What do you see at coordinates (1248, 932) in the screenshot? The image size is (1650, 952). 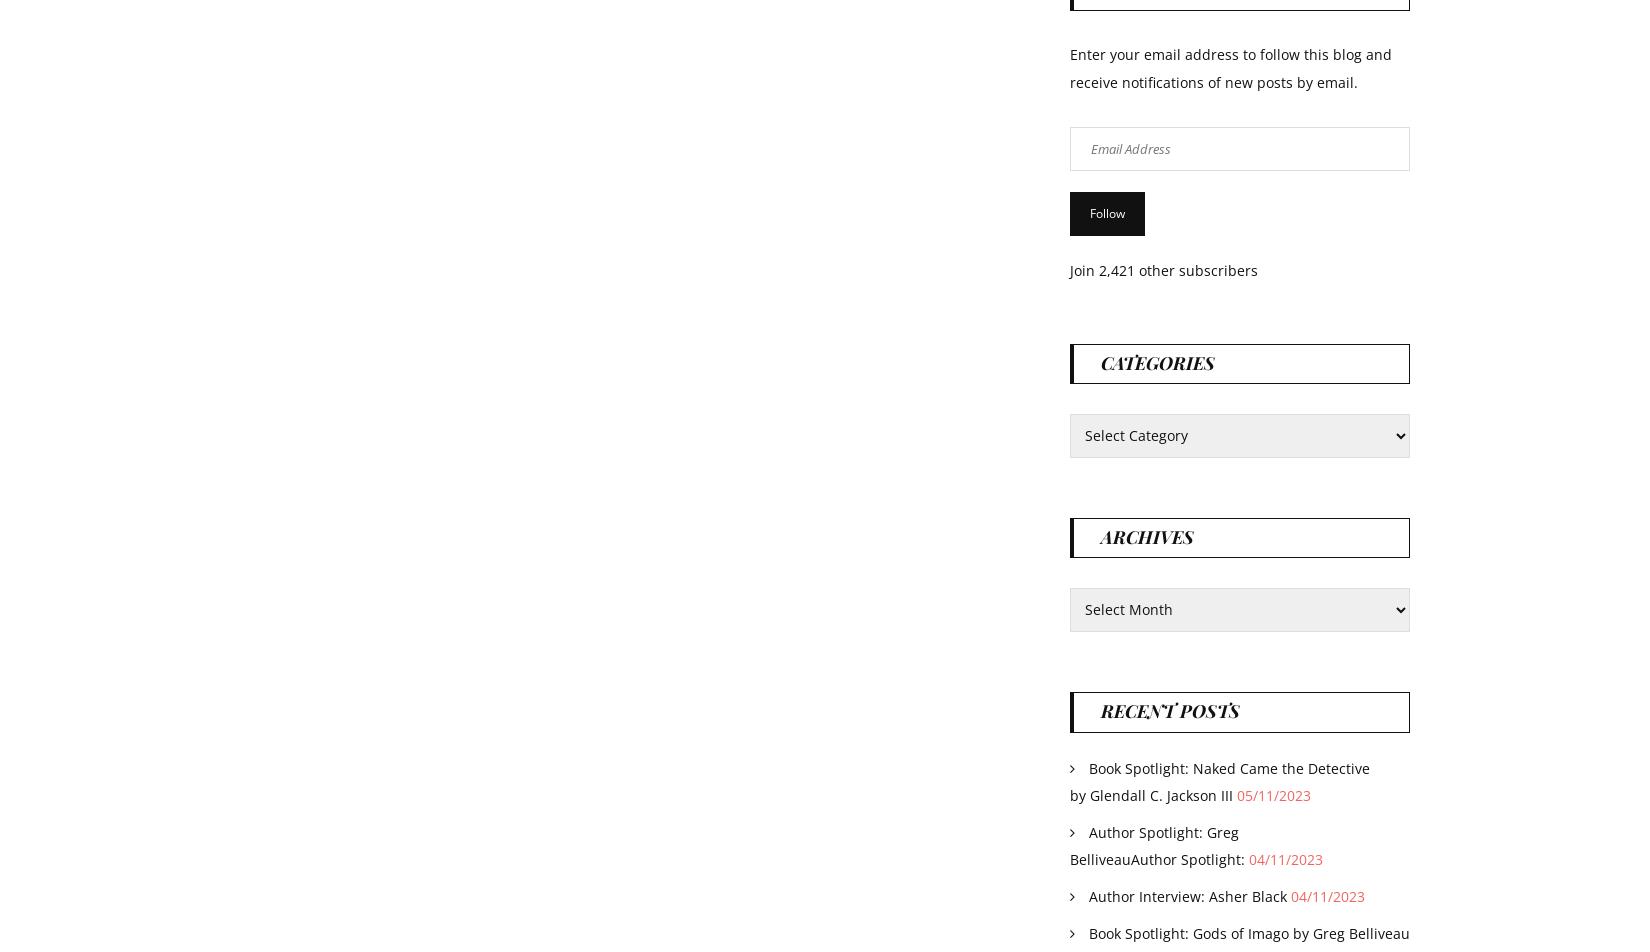 I see `'Book Spotlight: Gods of Imago by Greg Belliveau'` at bounding box center [1248, 932].